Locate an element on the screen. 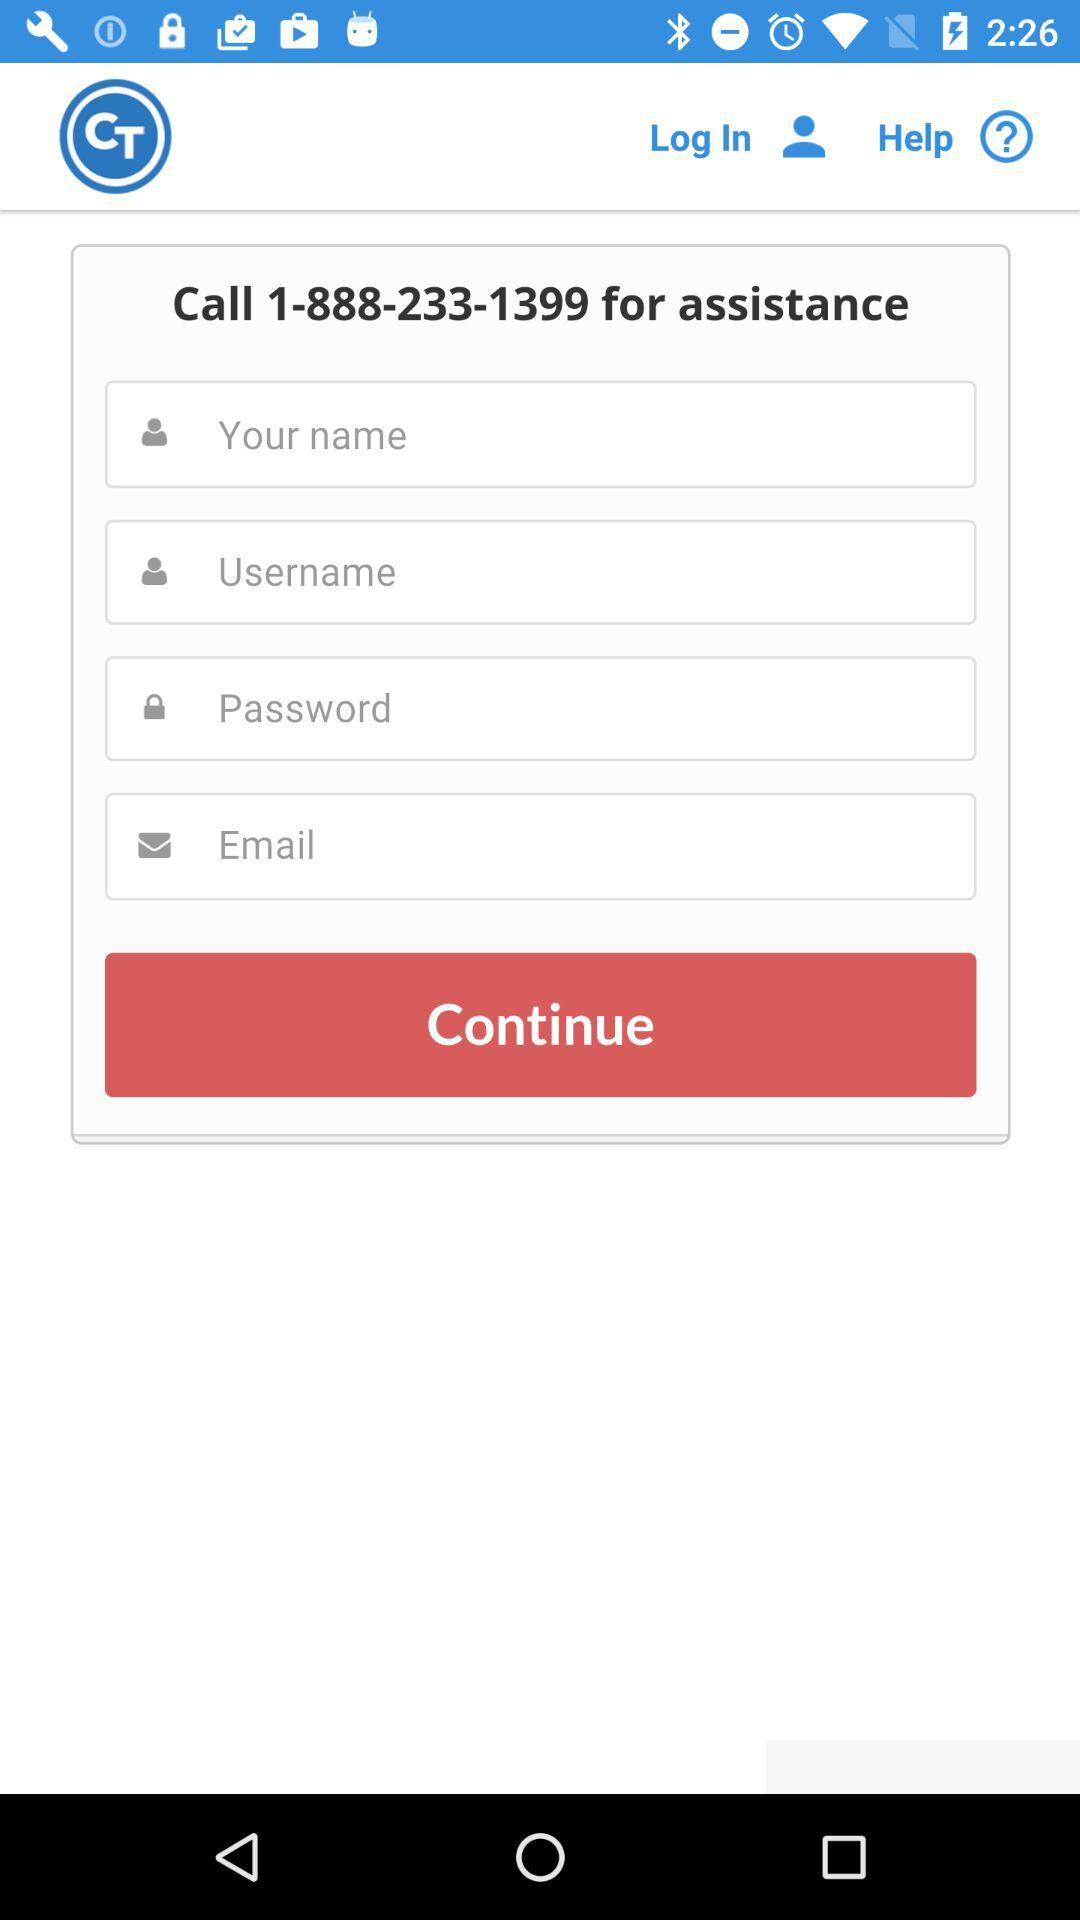  company logo is located at coordinates (115, 135).